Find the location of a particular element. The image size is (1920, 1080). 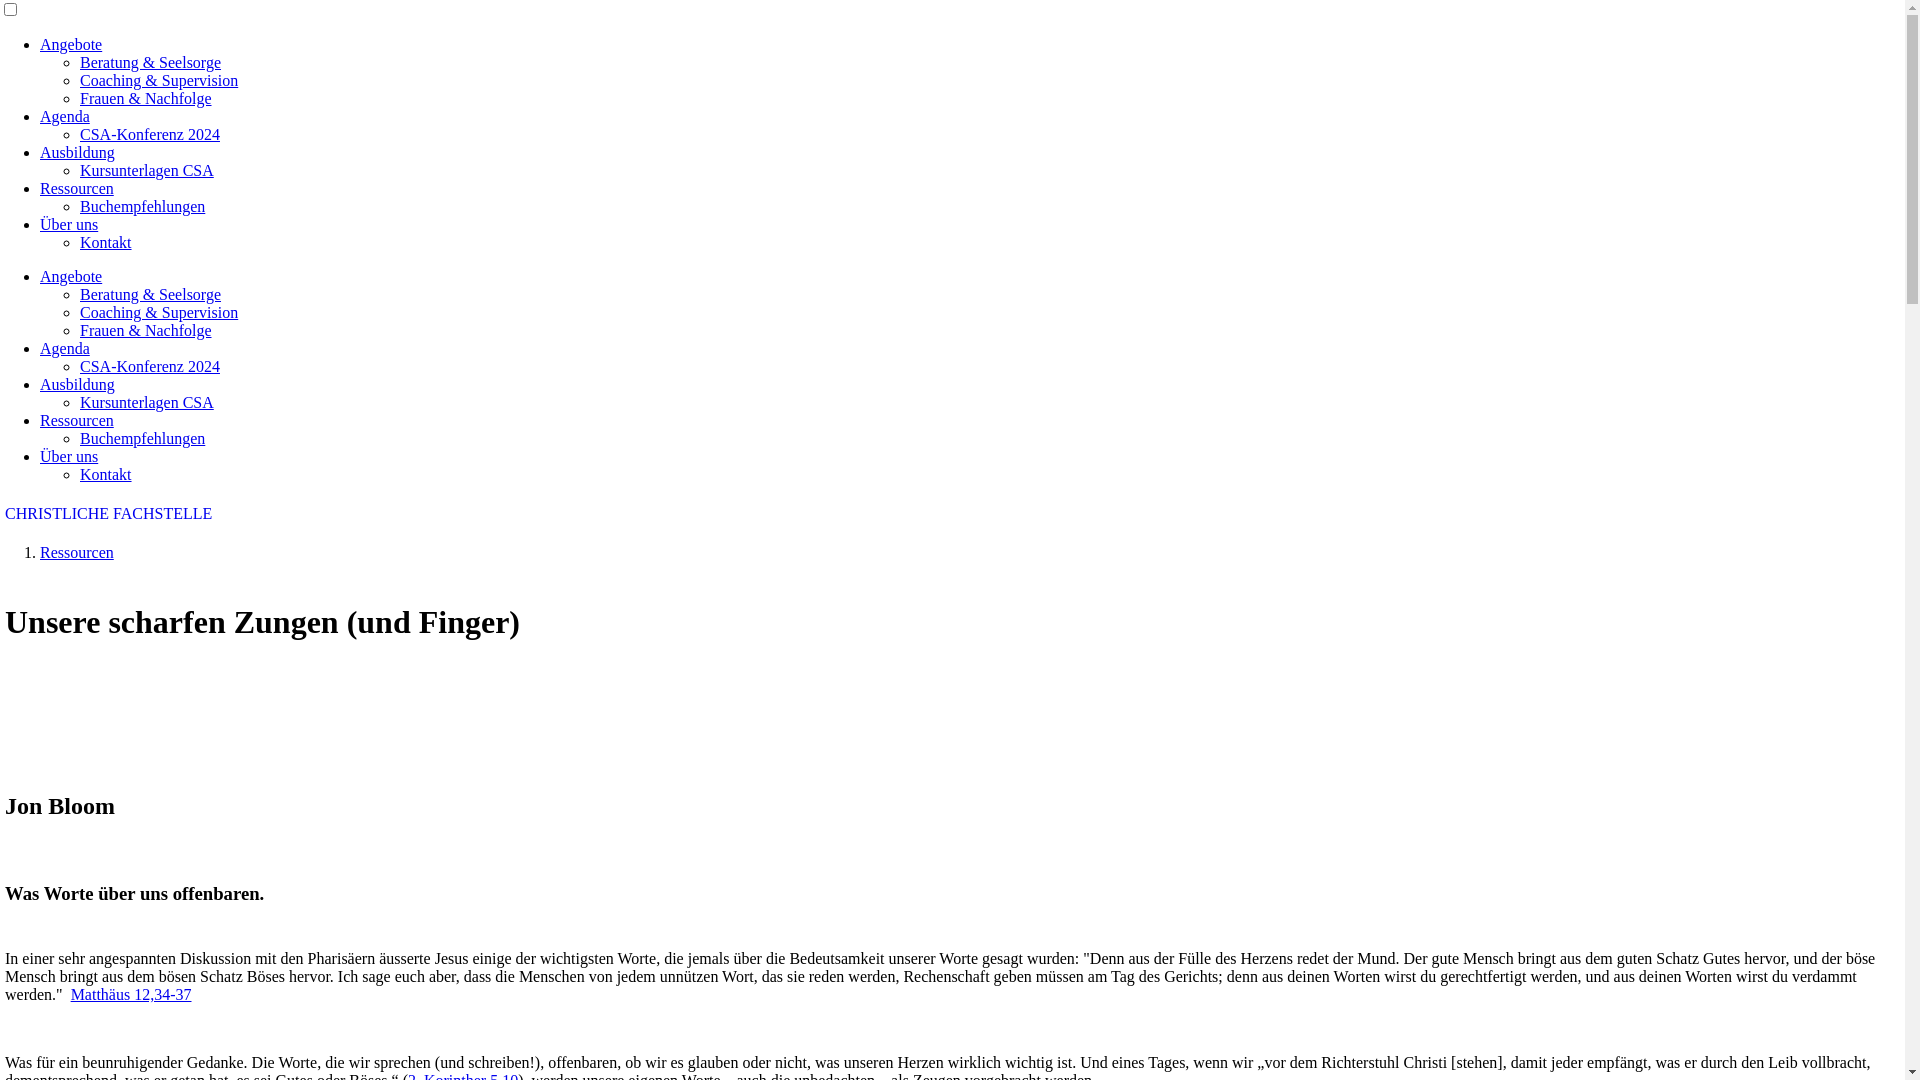

'CSA-Konferenz 2024' is located at coordinates (148, 366).